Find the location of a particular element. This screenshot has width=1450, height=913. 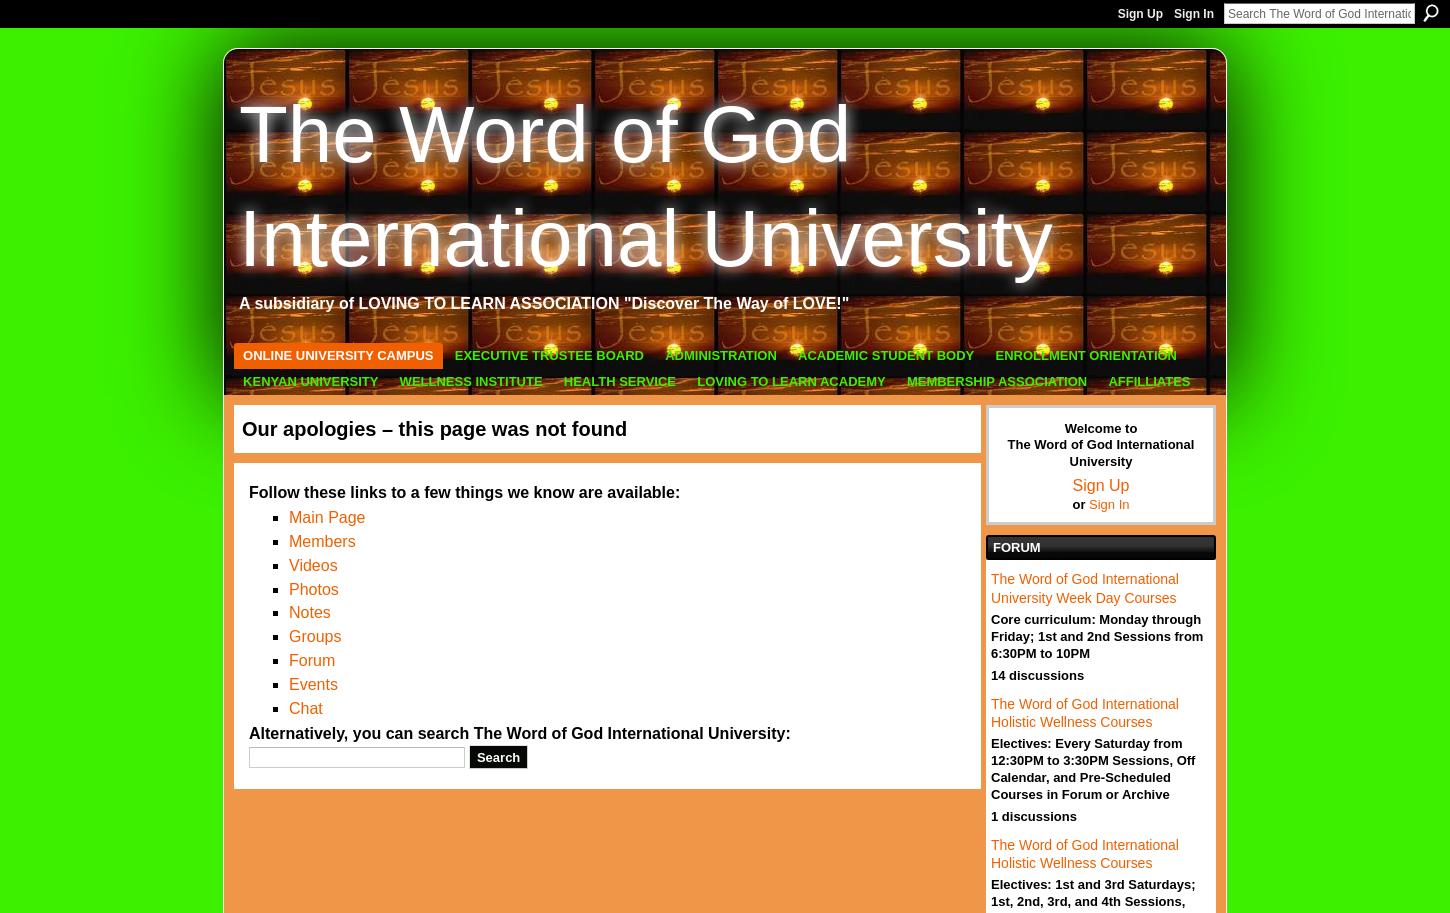

'Chat' is located at coordinates (305, 706).